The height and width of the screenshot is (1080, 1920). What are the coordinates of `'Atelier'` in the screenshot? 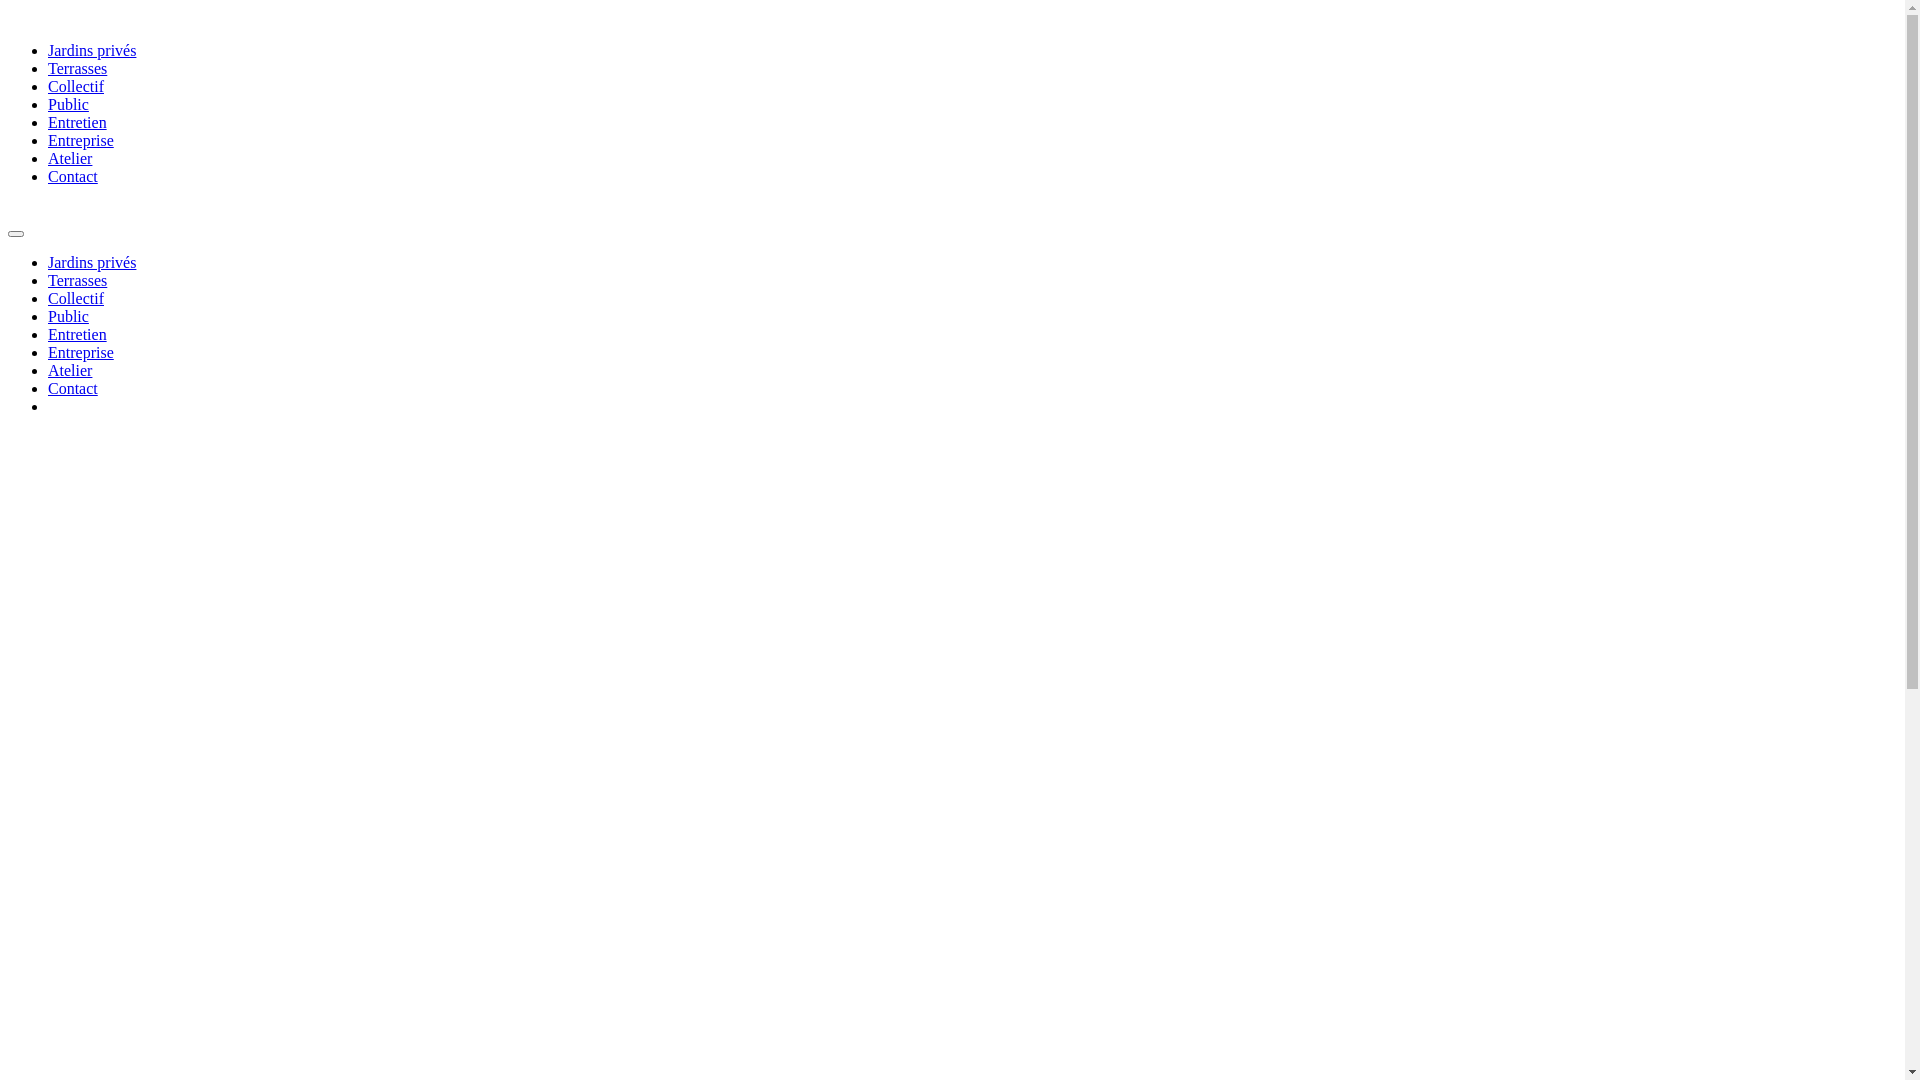 It's located at (70, 157).